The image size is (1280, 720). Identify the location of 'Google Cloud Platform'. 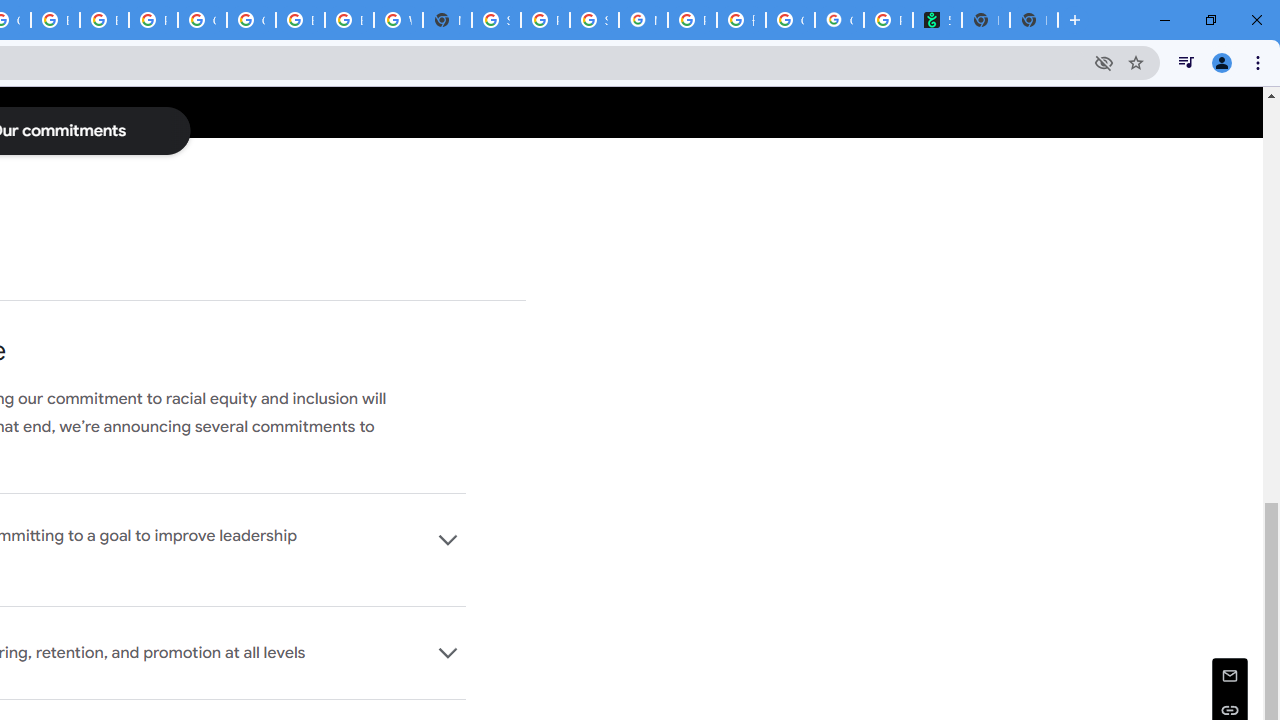
(202, 20).